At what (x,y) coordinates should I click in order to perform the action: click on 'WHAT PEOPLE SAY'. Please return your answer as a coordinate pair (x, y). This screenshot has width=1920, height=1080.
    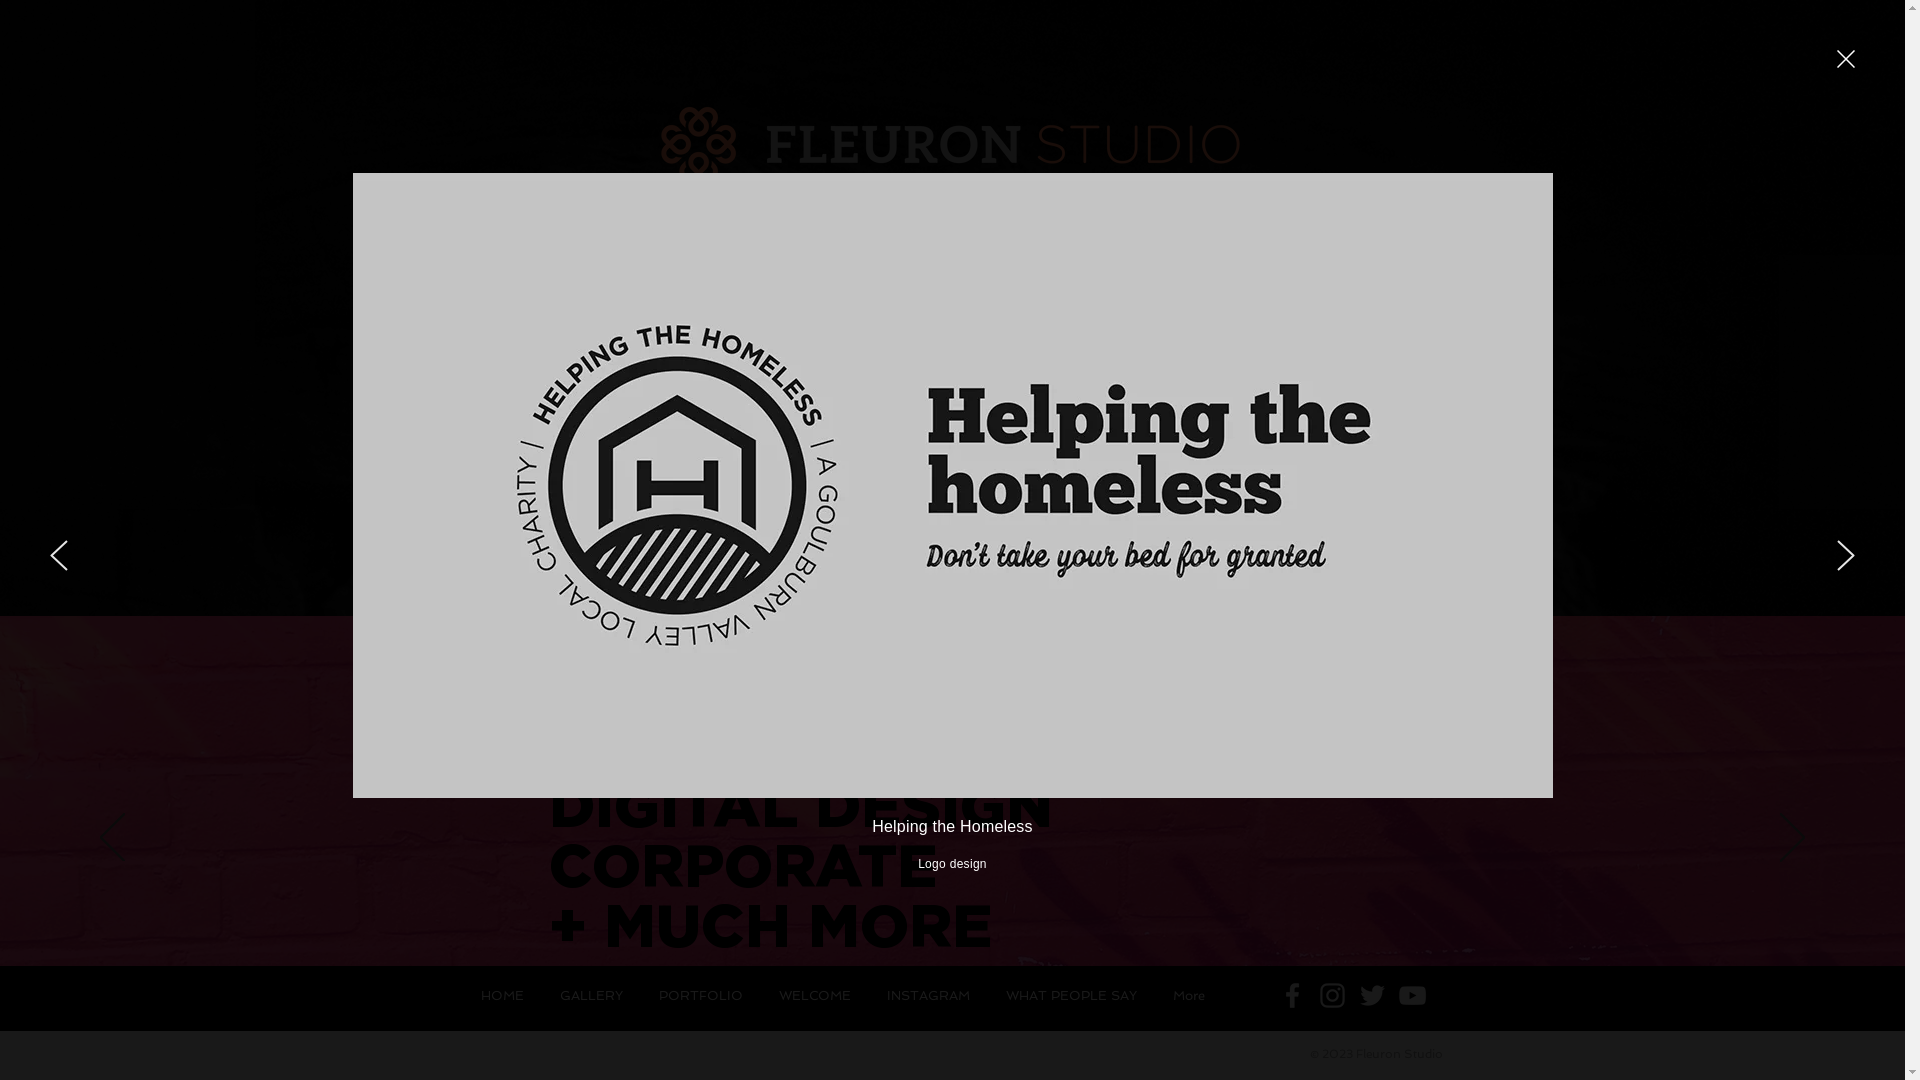
    Looking at the image, I should click on (1070, 995).